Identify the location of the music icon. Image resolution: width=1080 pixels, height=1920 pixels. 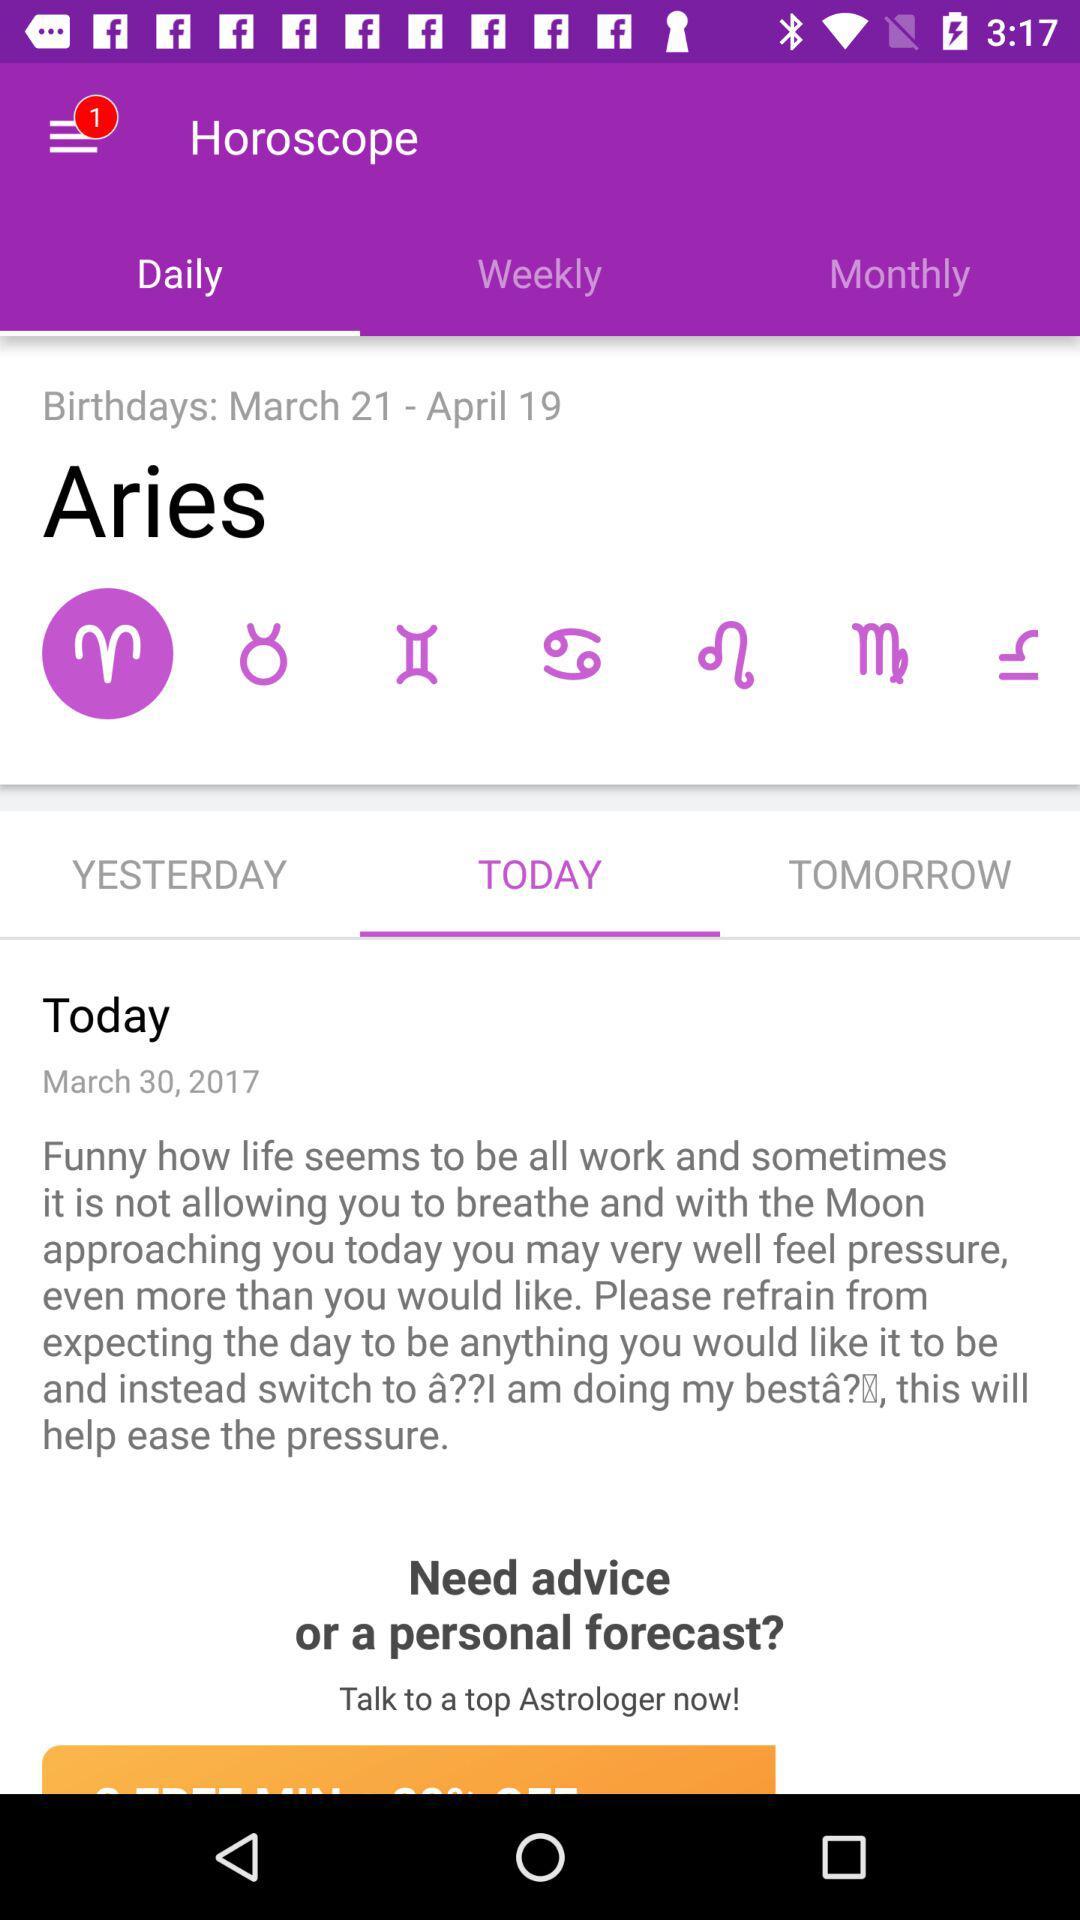
(725, 653).